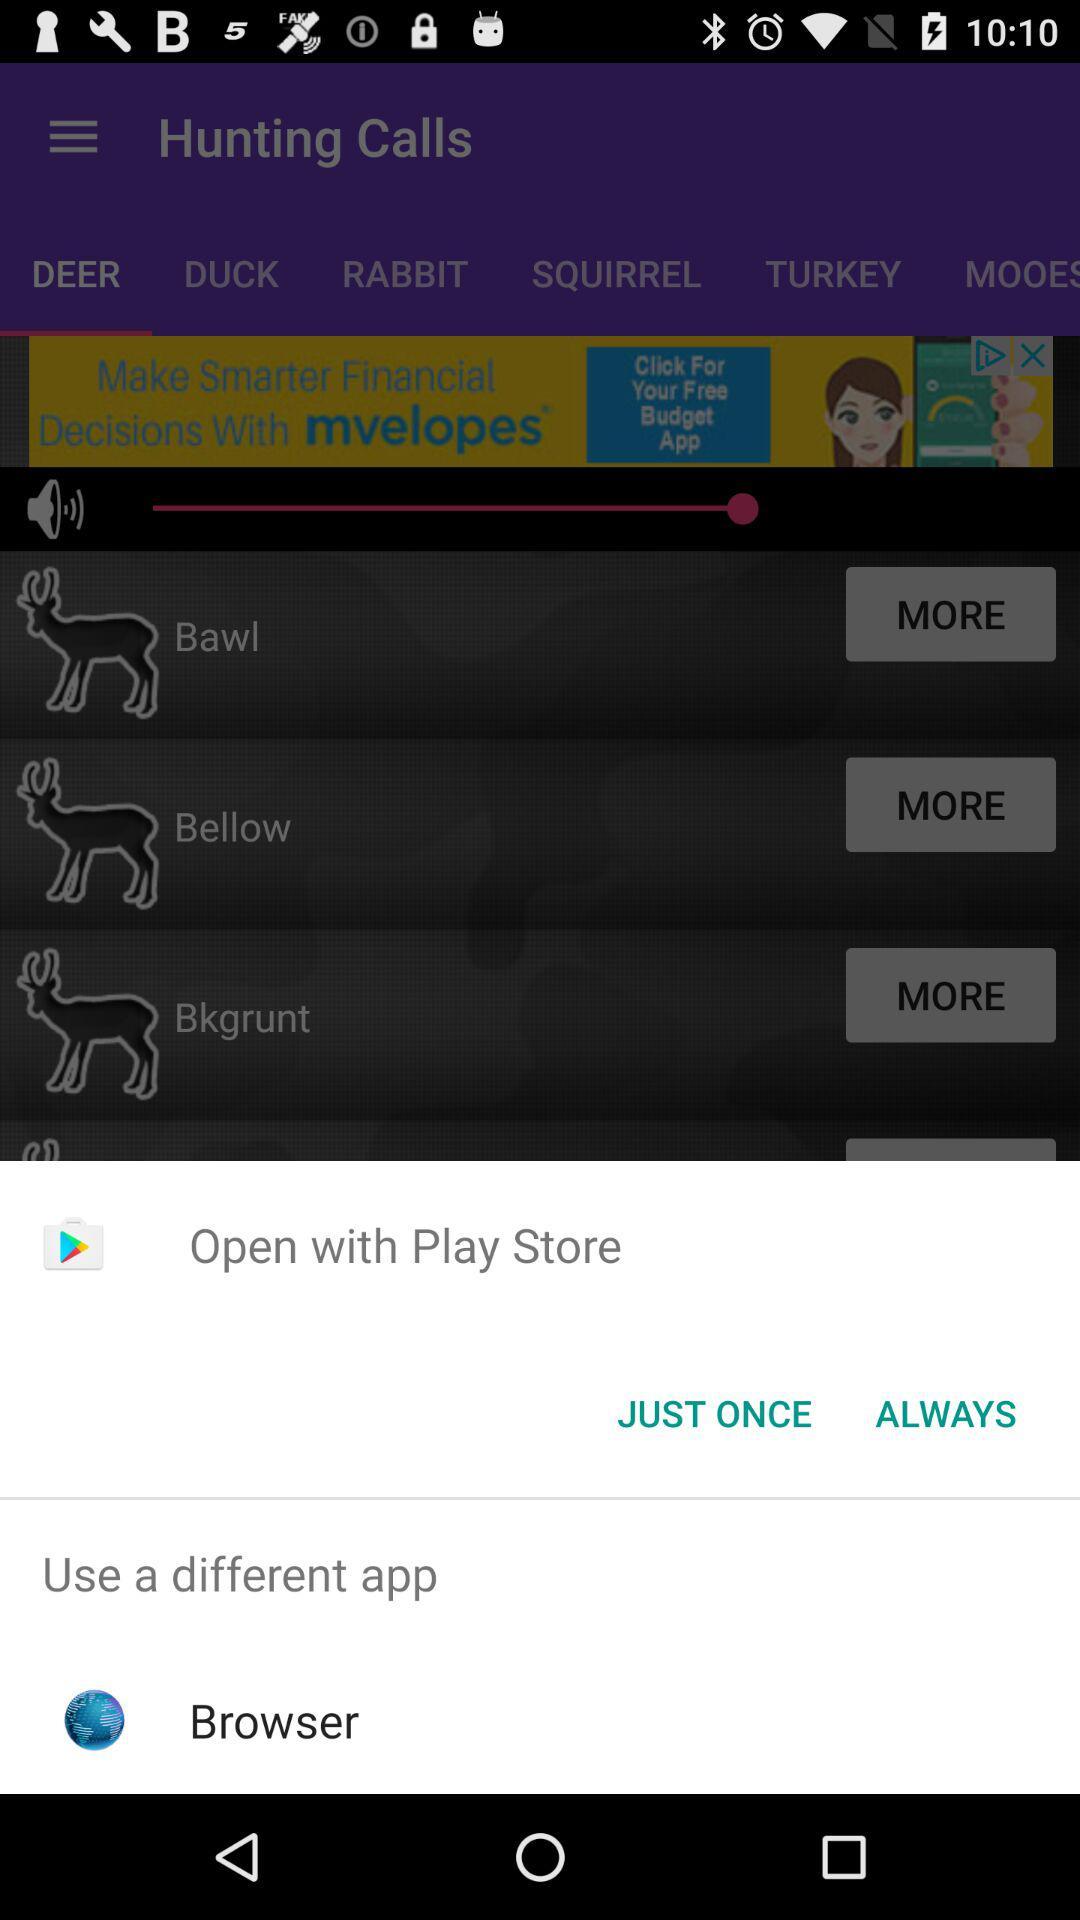 This screenshot has width=1080, height=1920. Describe the element at coordinates (713, 1411) in the screenshot. I see `button next to the always icon` at that location.